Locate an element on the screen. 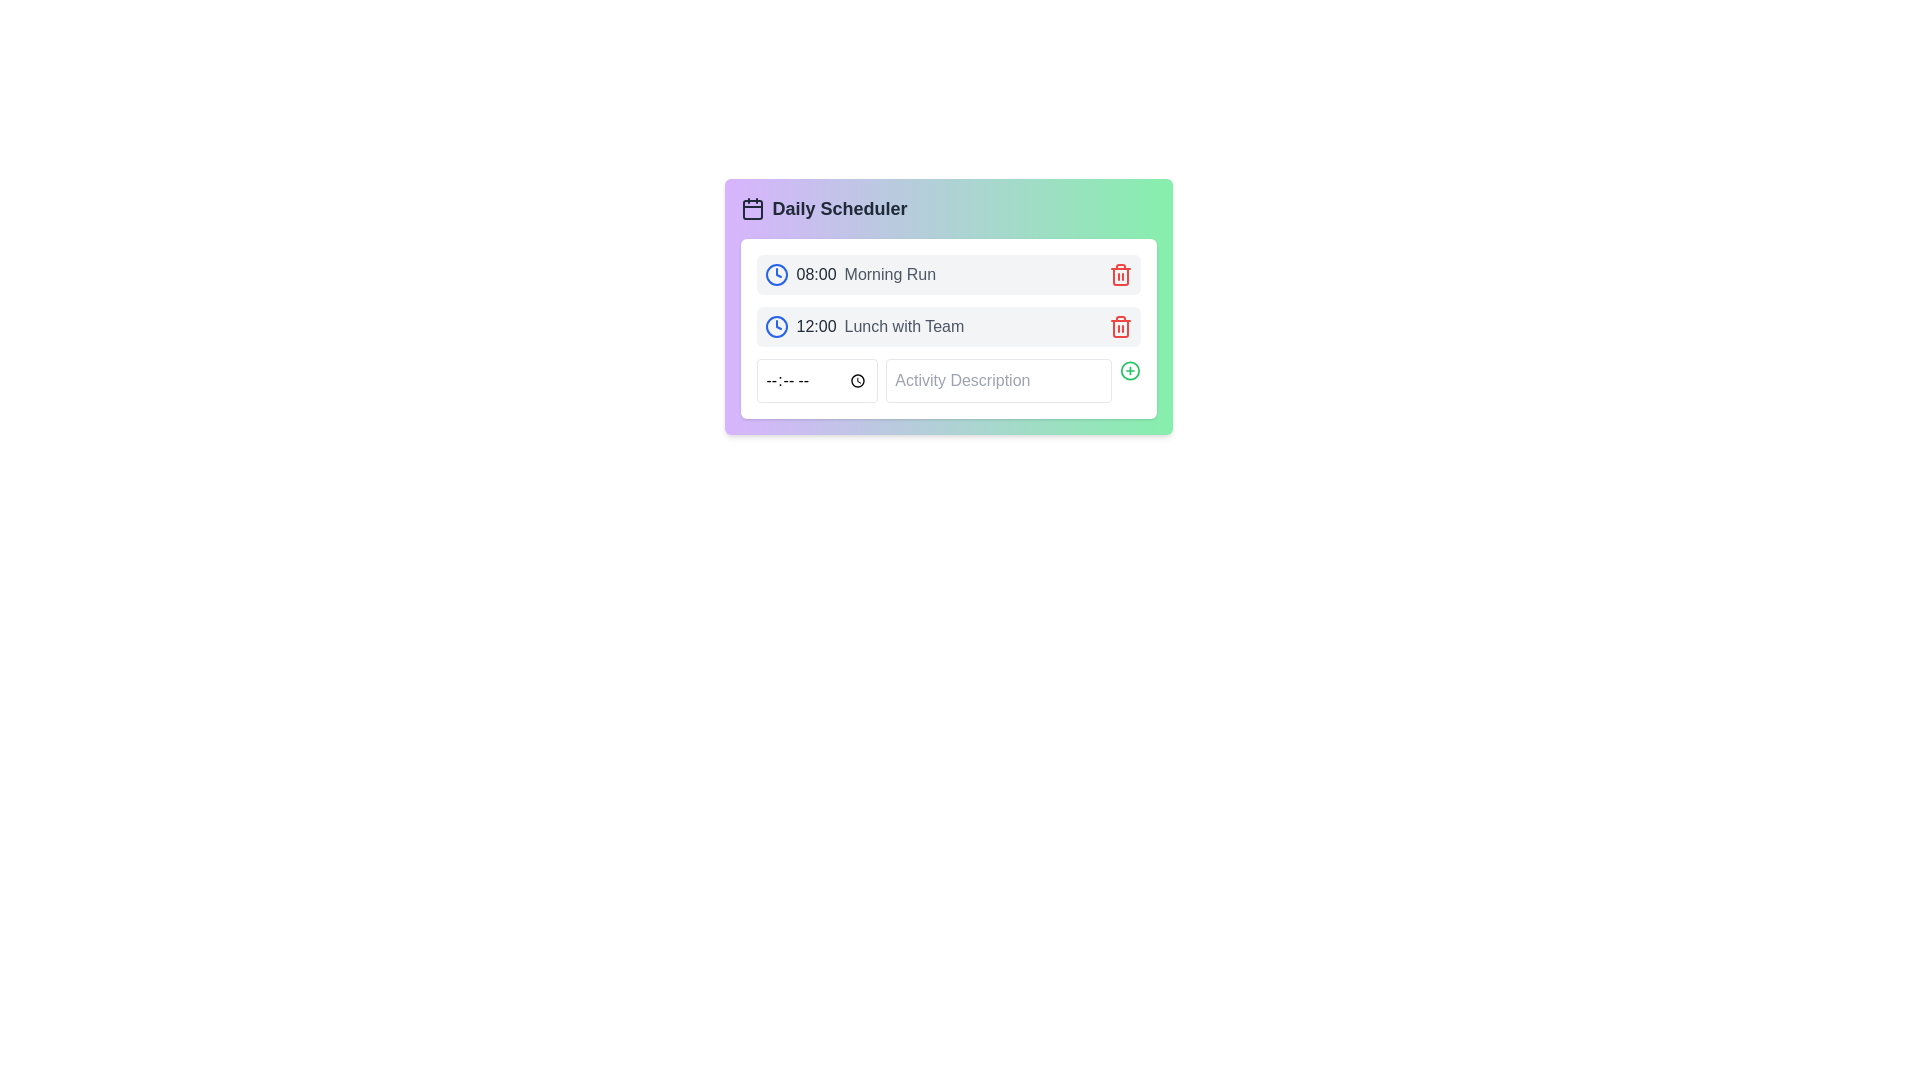  the text input field that allows the user to type a description or notes related to an activity to focus on it is located at coordinates (998, 381).